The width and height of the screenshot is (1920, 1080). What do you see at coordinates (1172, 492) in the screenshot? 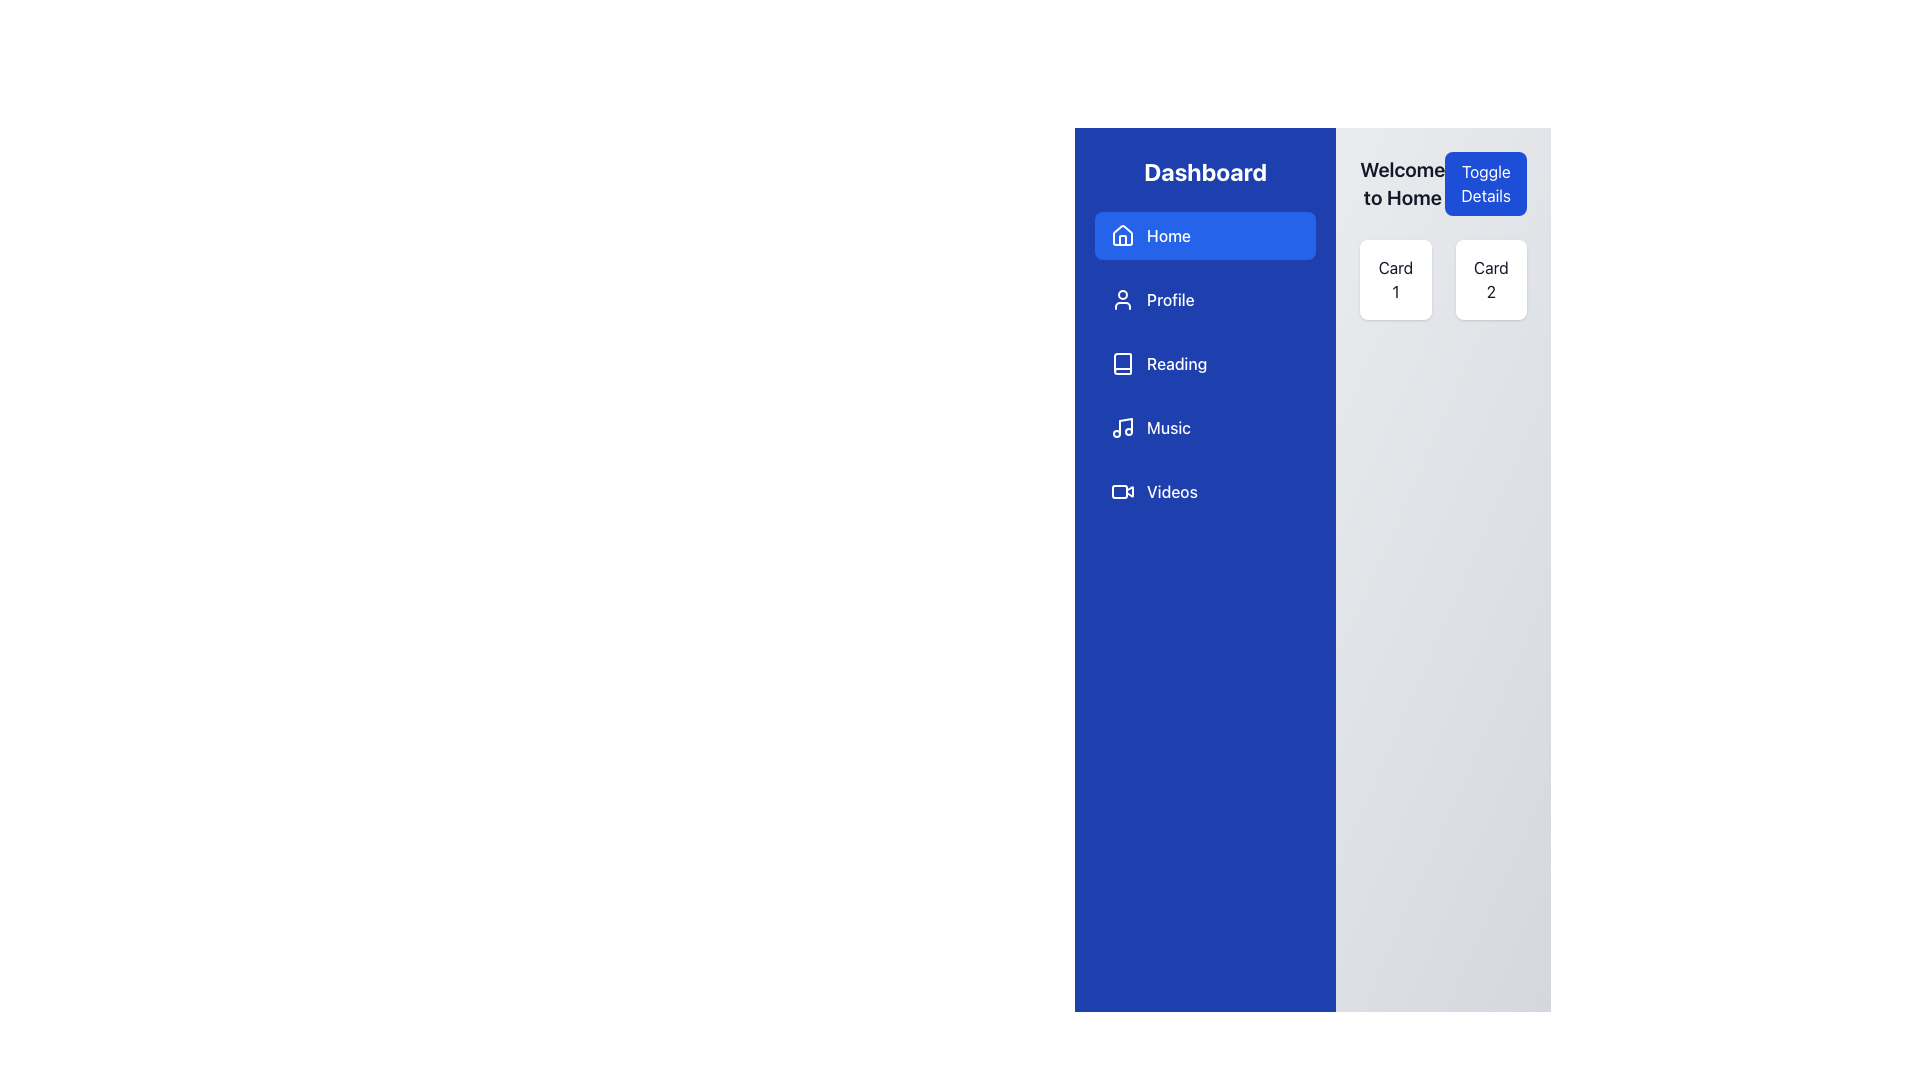
I see `text of the 'Videos' label in the navigation menu, which indicates that clicking it will lead to the videos section` at bounding box center [1172, 492].